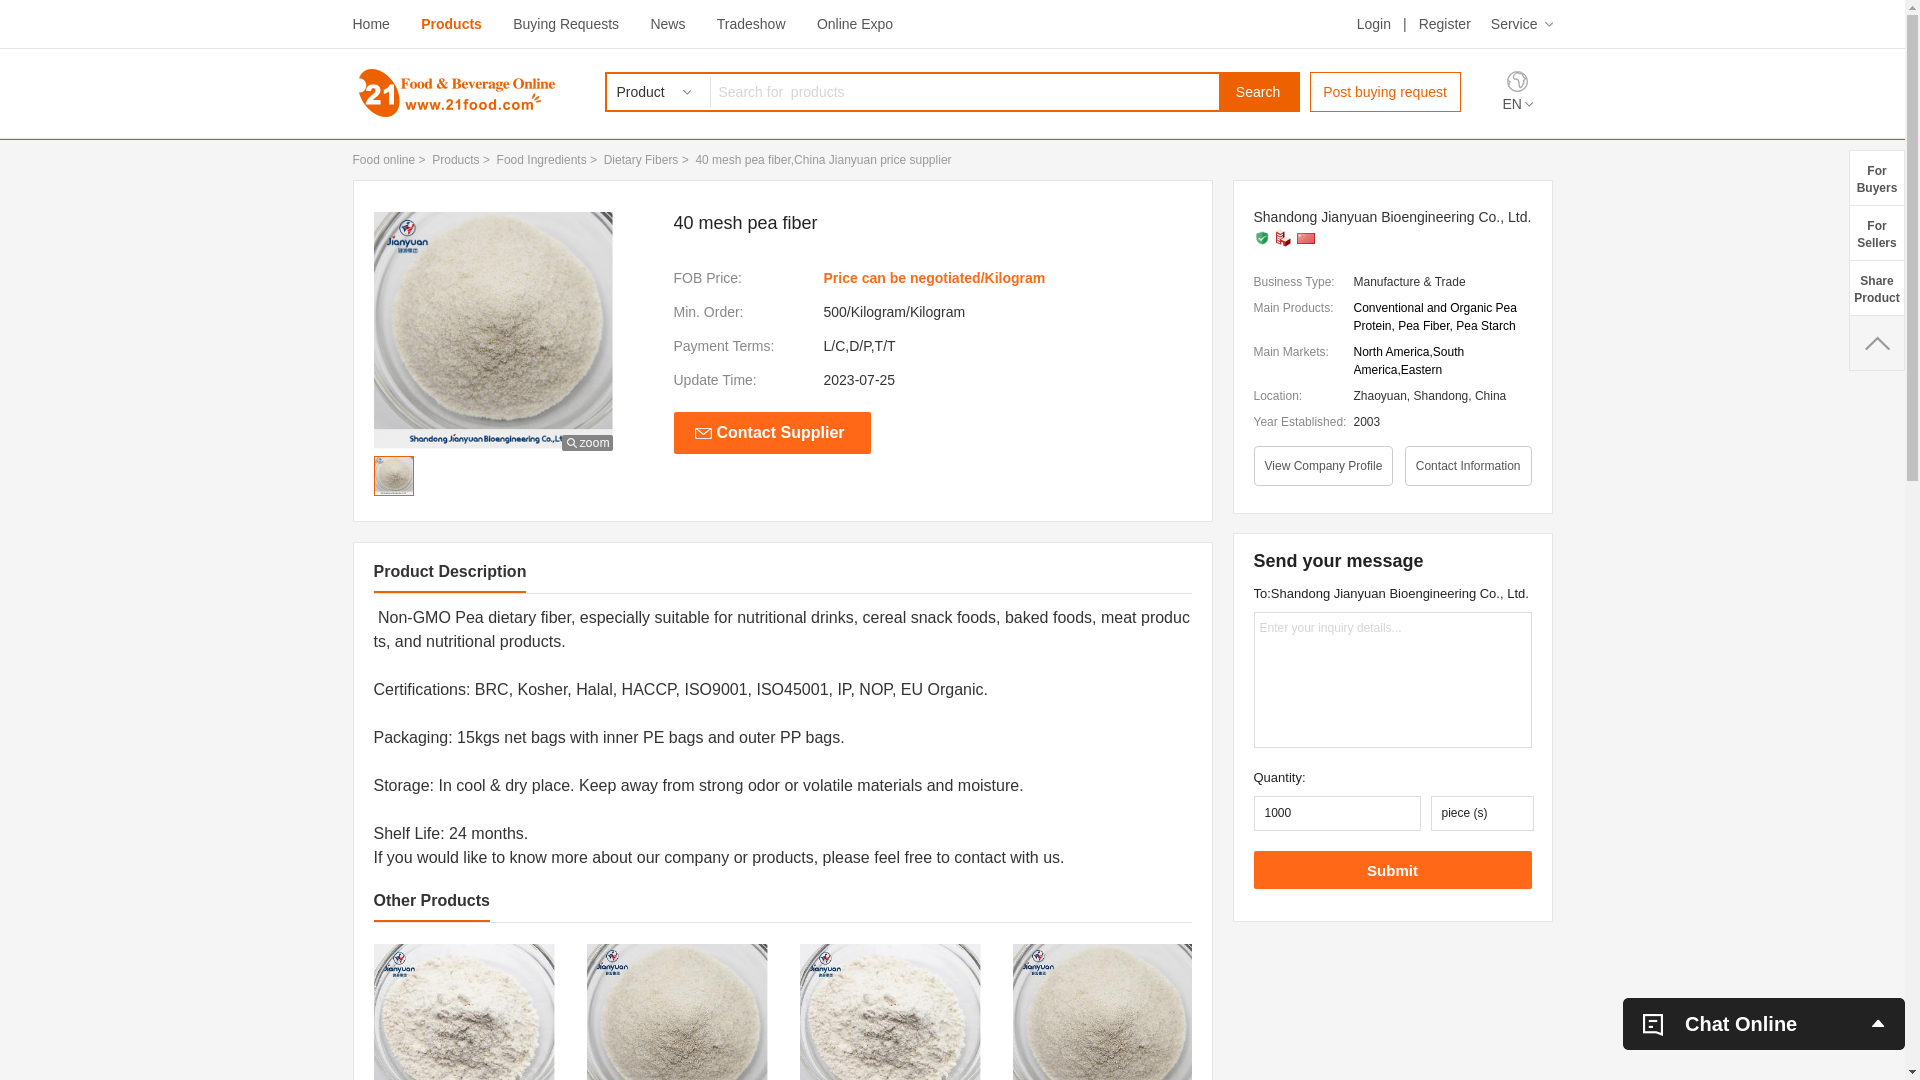 The height and width of the screenshot is (1080, 1920). I want to click on 'Home', so click(351, 23).